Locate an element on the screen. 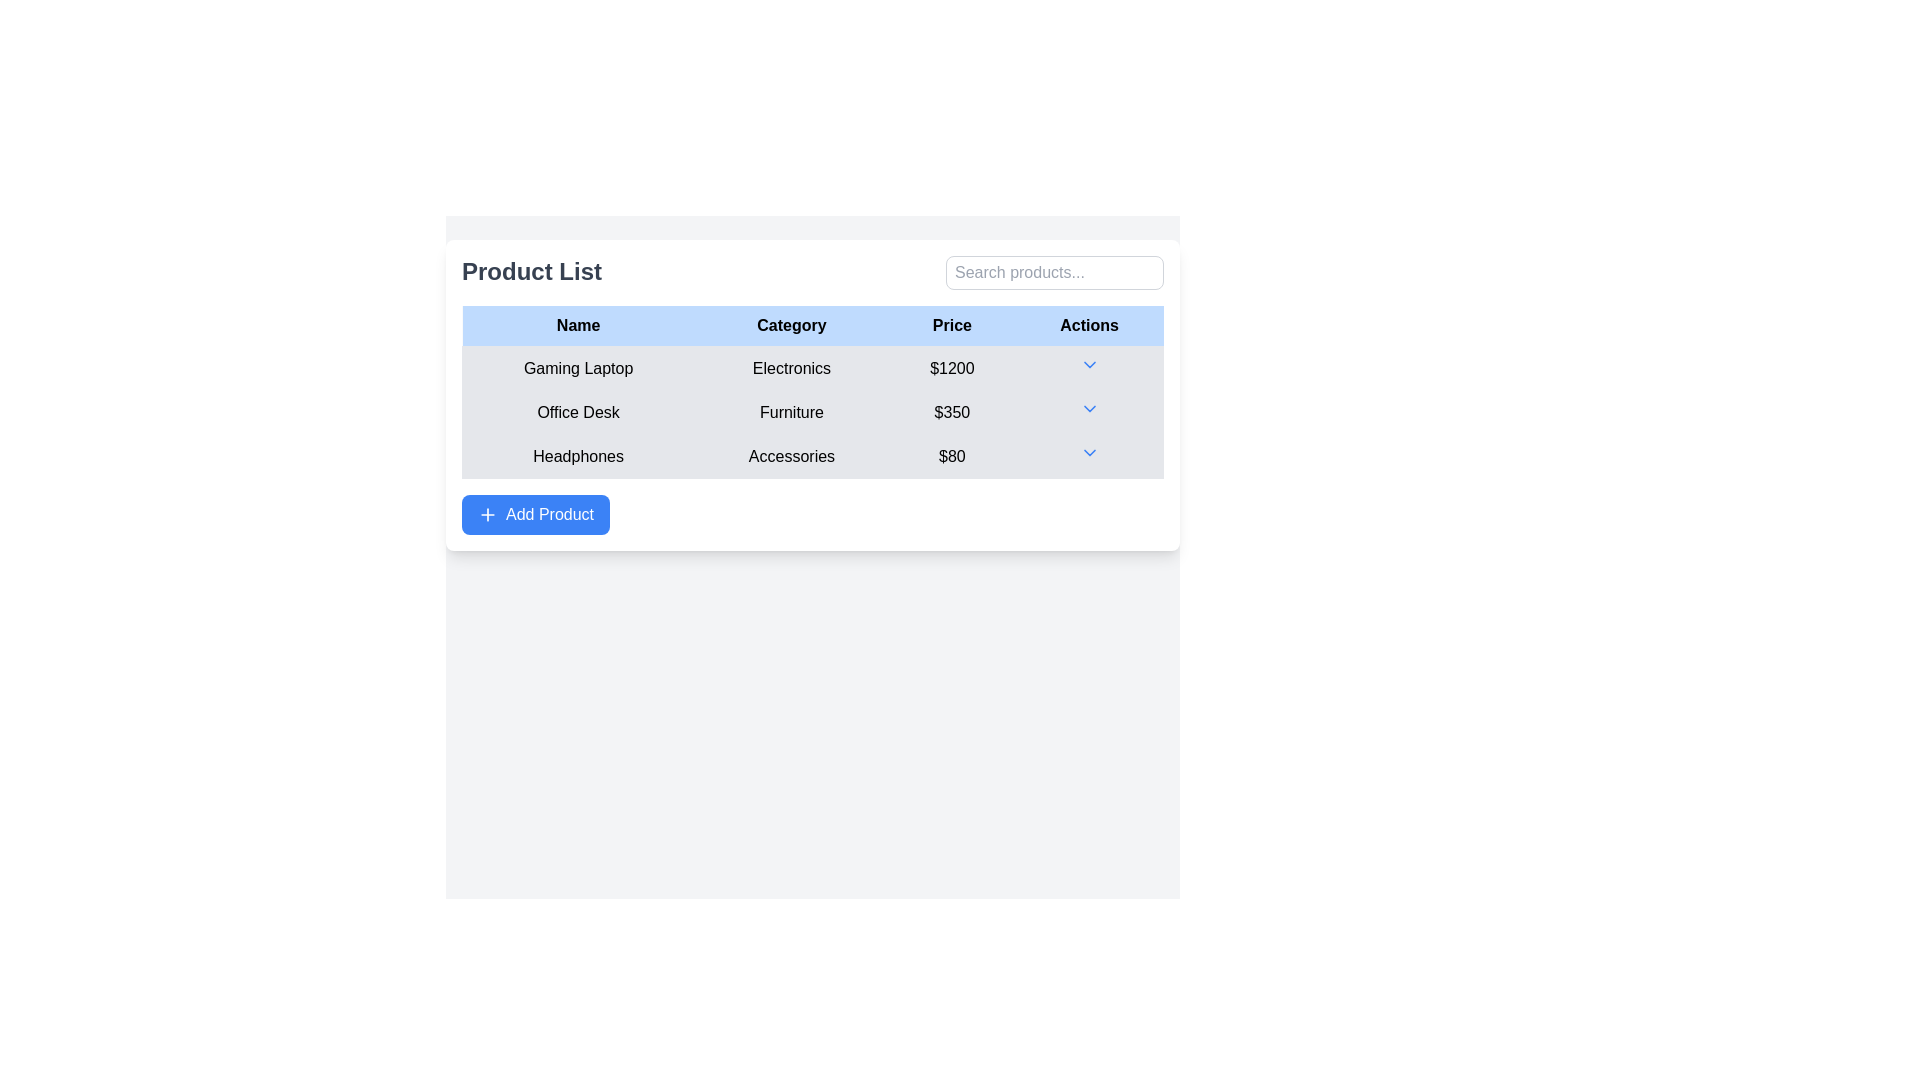 The width and height of the screenshot is (1920, 1080). the dropdown toggle button located is located at coordinates (1088, 365).